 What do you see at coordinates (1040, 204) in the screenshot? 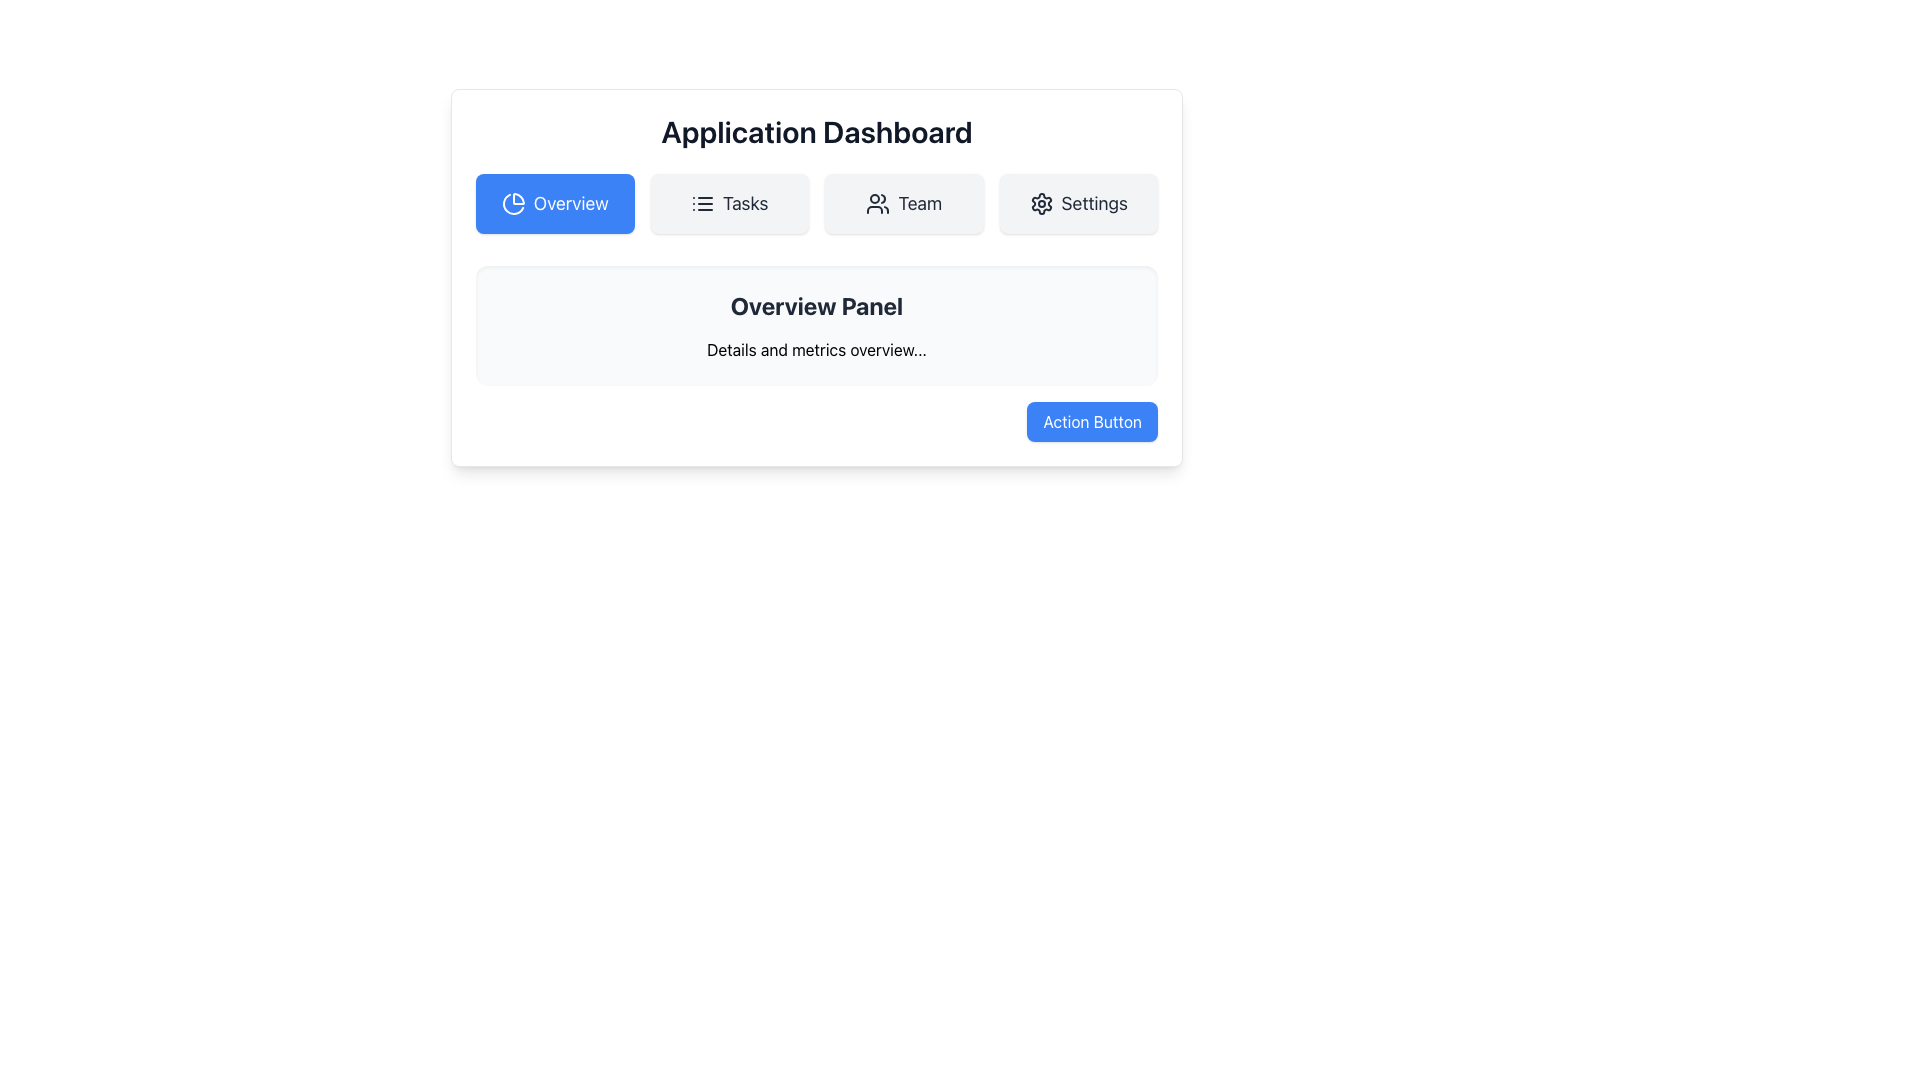
I see `the gear-like icon decoration with notched edges located in the settings button section at the top-right of the application dashboard` at bounding box center [1040, 204].